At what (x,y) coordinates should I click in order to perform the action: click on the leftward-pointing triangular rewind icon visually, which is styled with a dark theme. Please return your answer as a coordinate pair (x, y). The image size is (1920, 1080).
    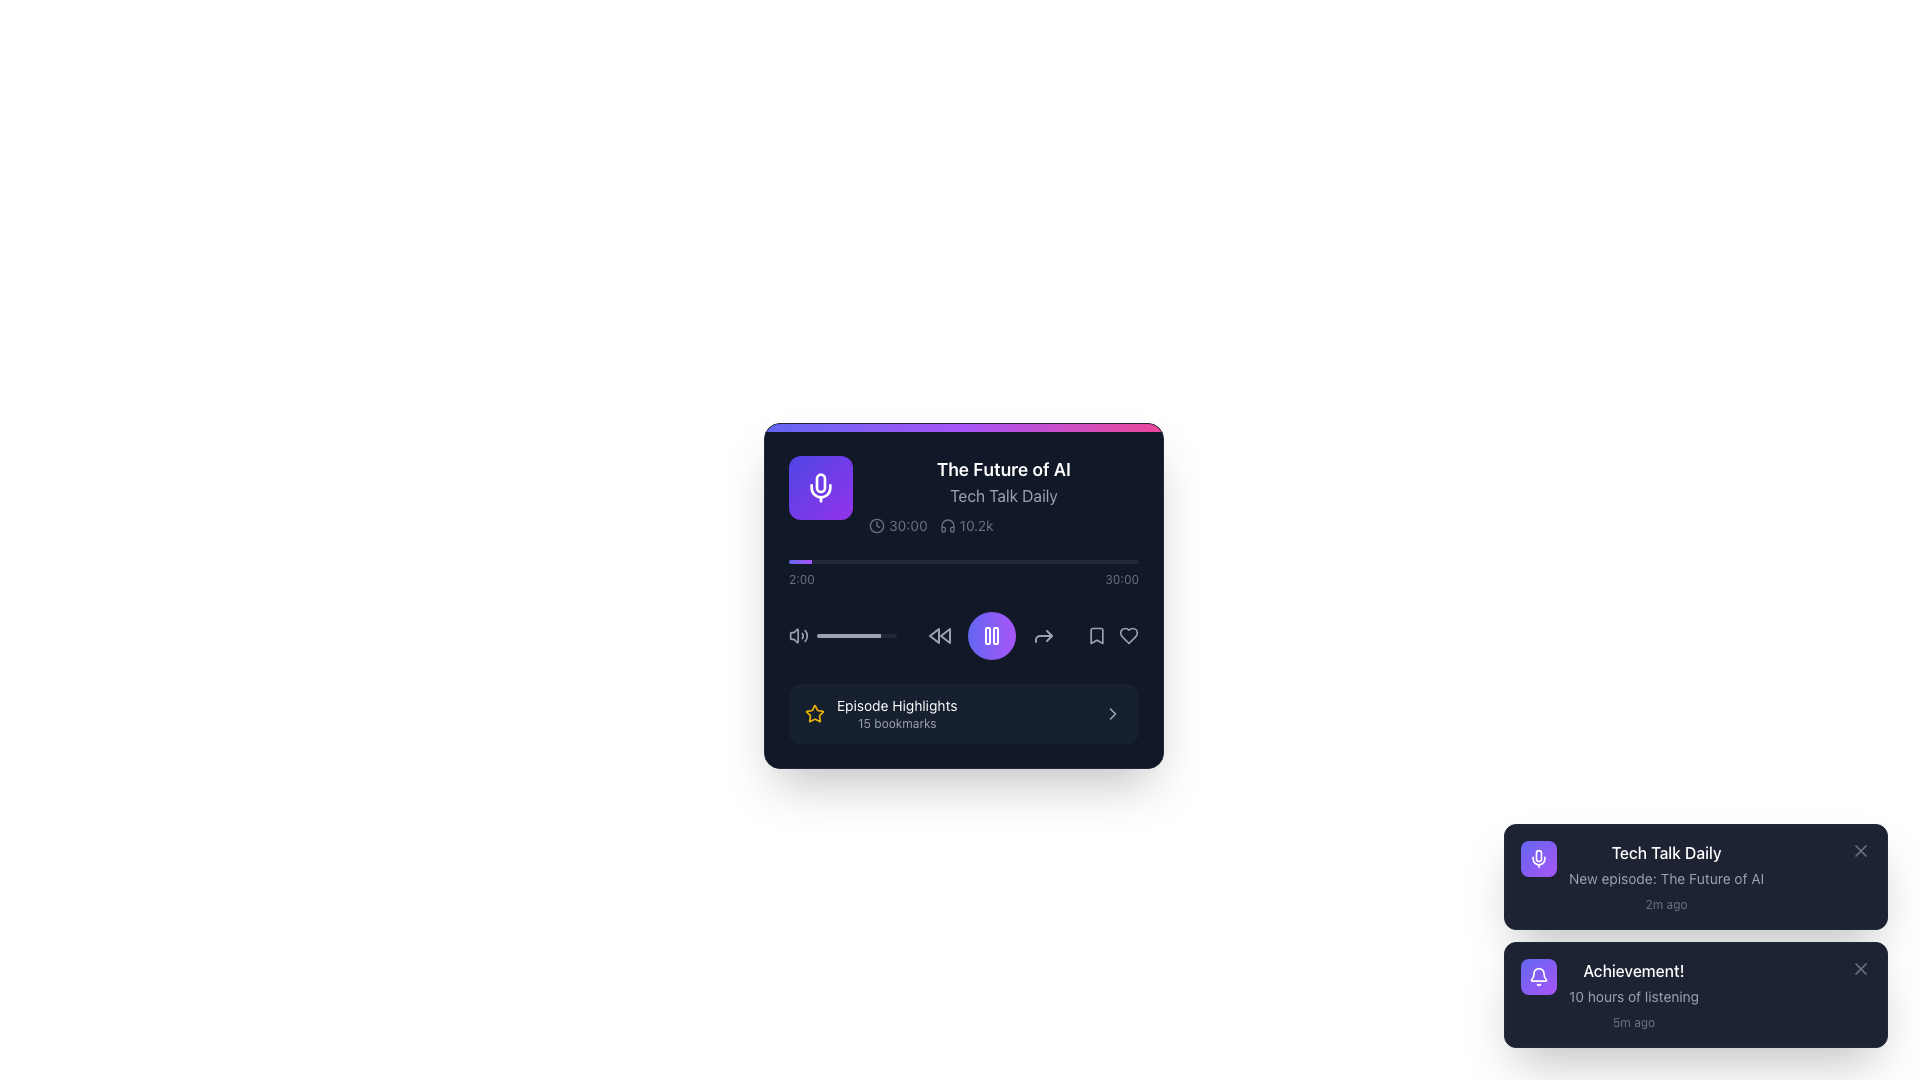
    Looking at the image, I should click on (933, 636).